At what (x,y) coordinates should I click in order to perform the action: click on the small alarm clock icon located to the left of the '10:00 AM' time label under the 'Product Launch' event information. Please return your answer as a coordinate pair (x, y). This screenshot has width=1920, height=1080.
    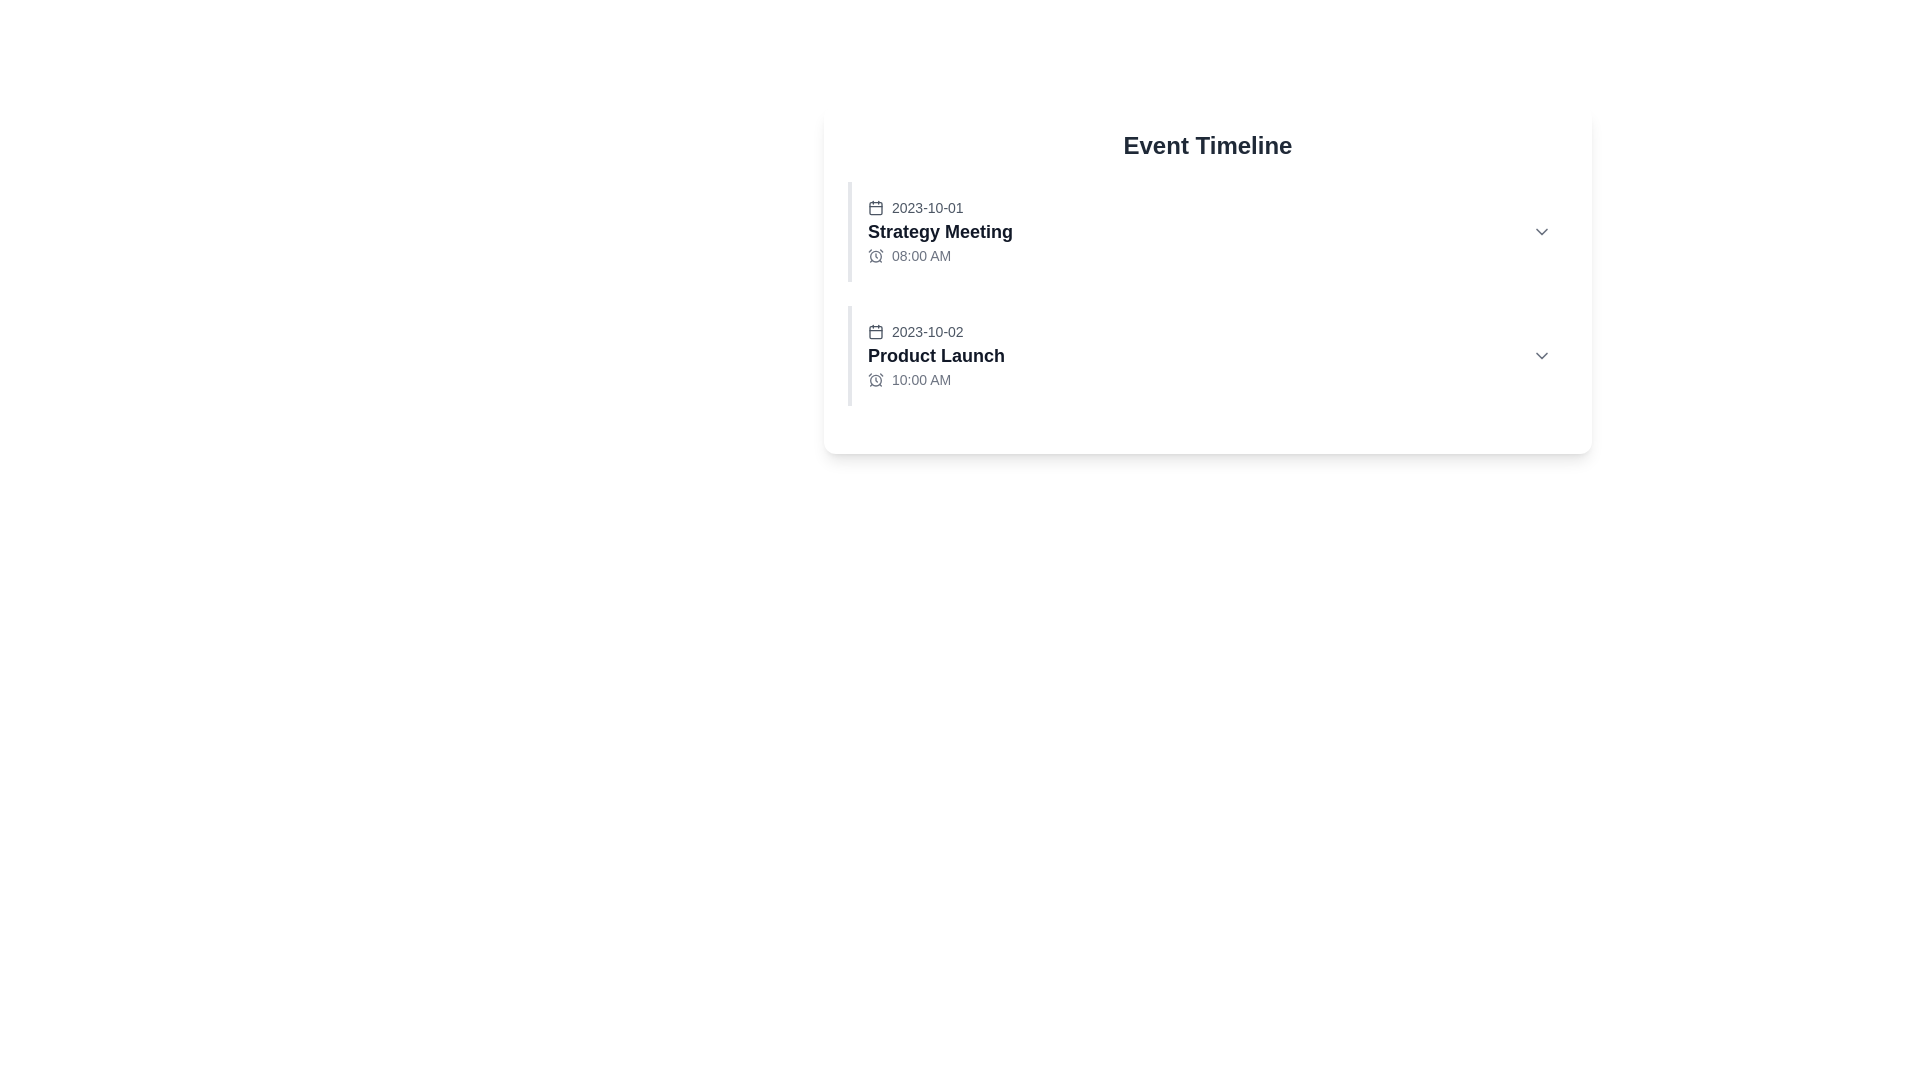
    Looking at the image, I should click on (875, 380).